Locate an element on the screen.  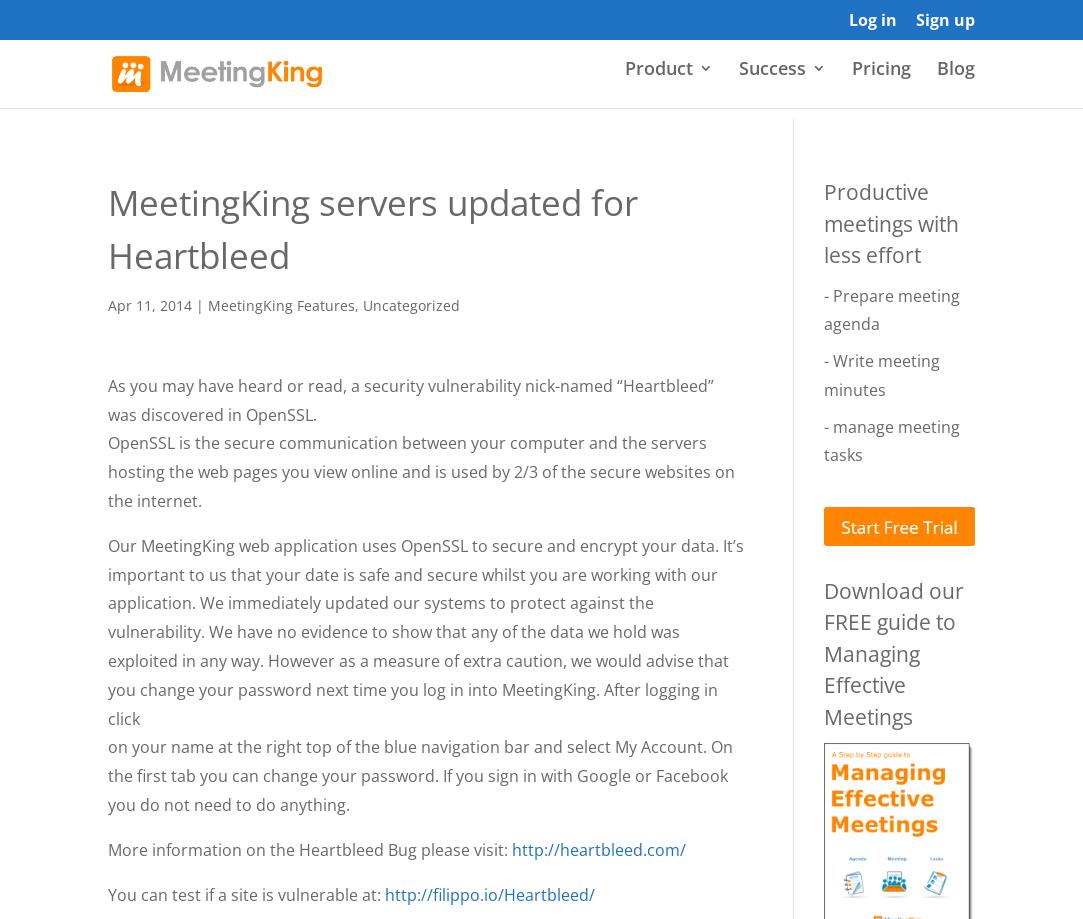
'As you may have heard or read, a security vulnerability nick-named “Heartbleed” was discovered in OpenSSL.' is located at coordinates (410, 399).